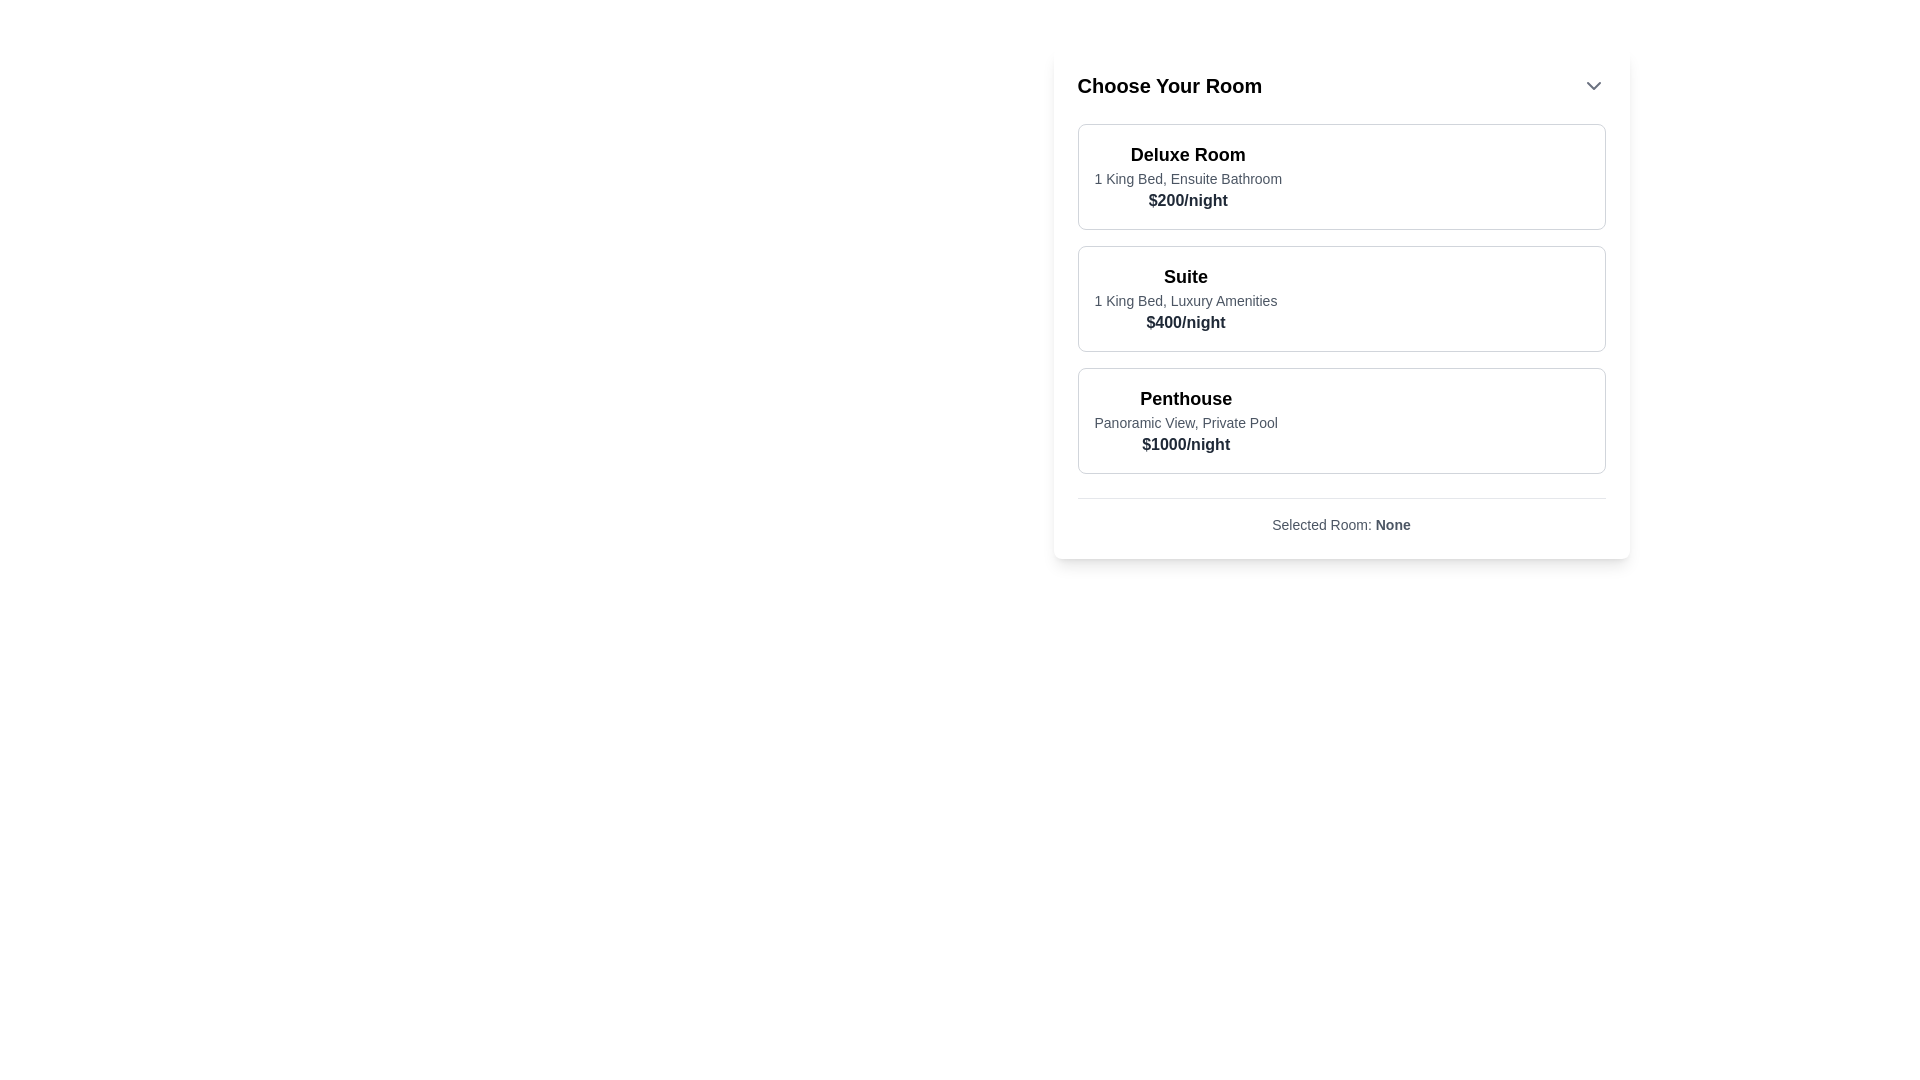 The image size is (1920, 1080). I want to click on the downward-pointing chevron icon in the header section titled 'Choose Your Room', so click(1592, 84).